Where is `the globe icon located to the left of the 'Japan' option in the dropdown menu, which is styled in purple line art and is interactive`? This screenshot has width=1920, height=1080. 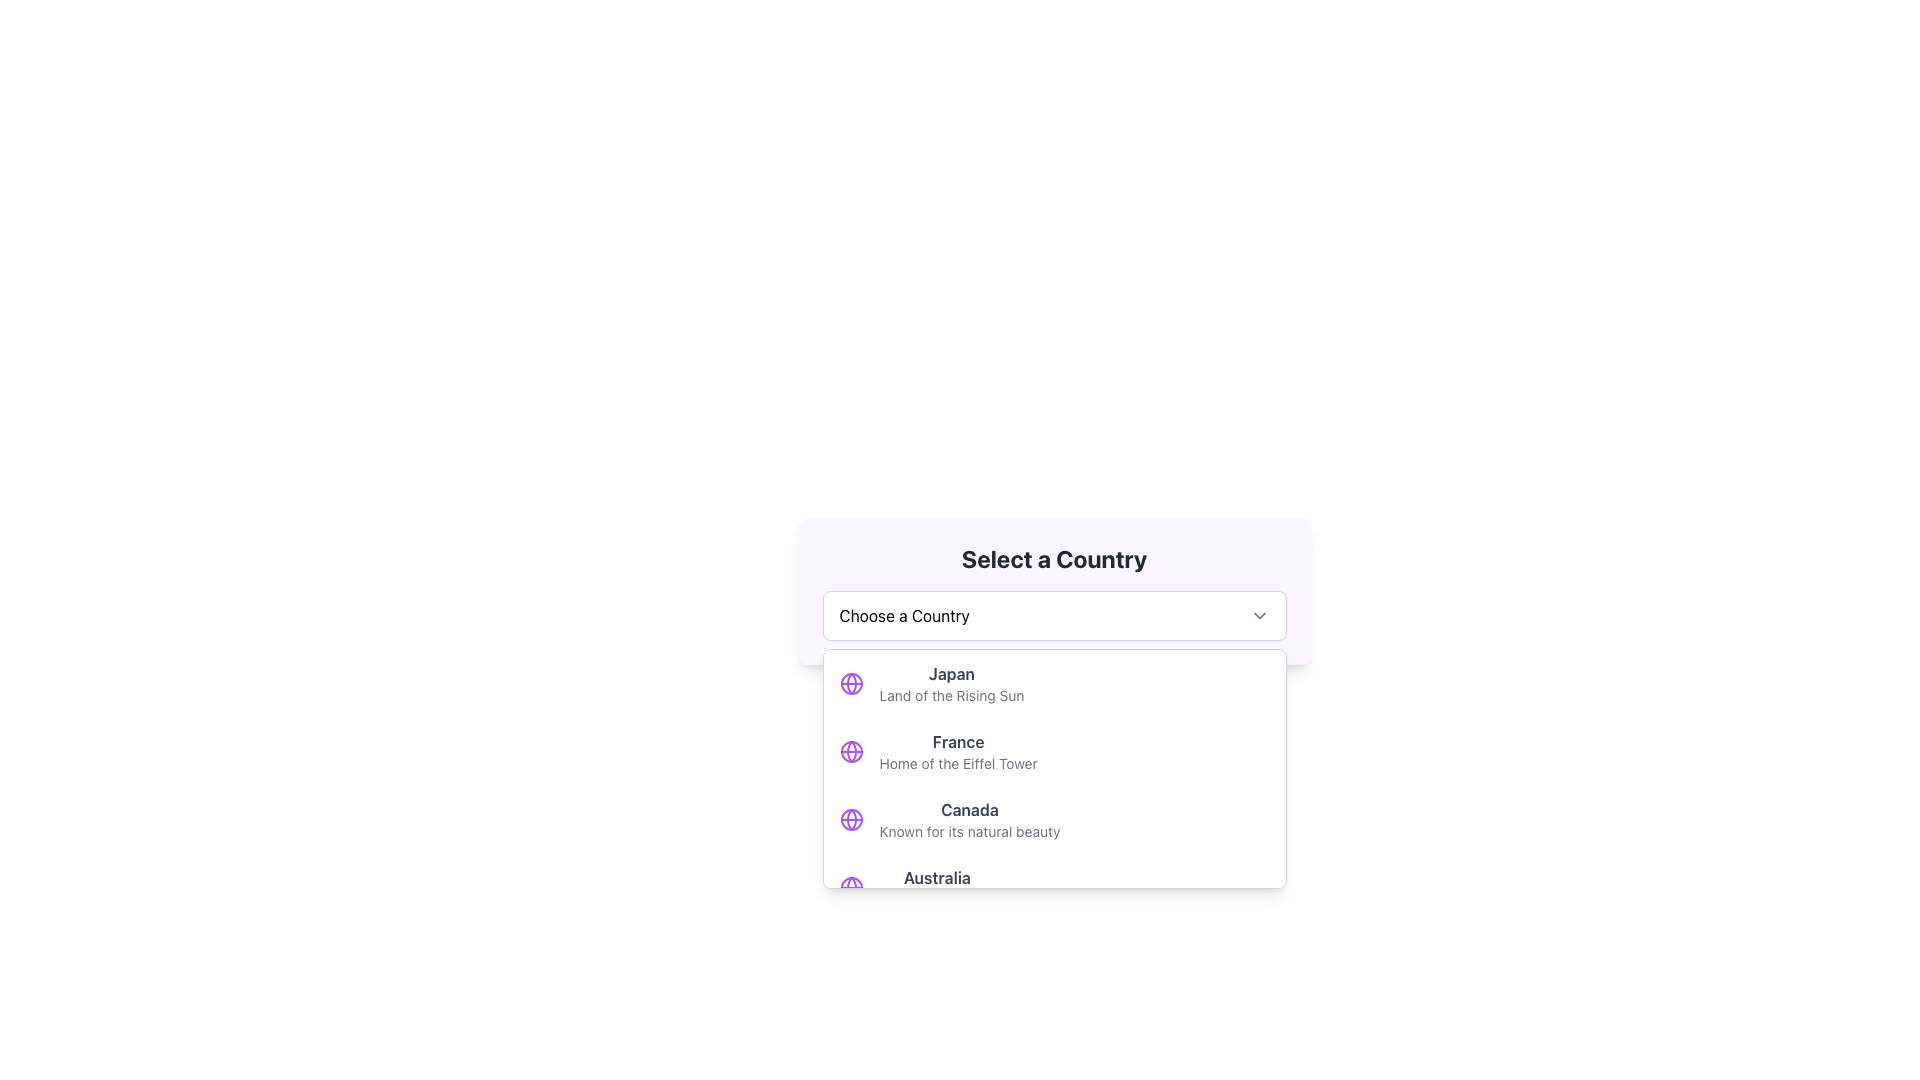 the globe icon located to the left of the 'Japan' option in the dropdown menu, which is styled in purple line art and is interactive is located at coordinates (851, 682).